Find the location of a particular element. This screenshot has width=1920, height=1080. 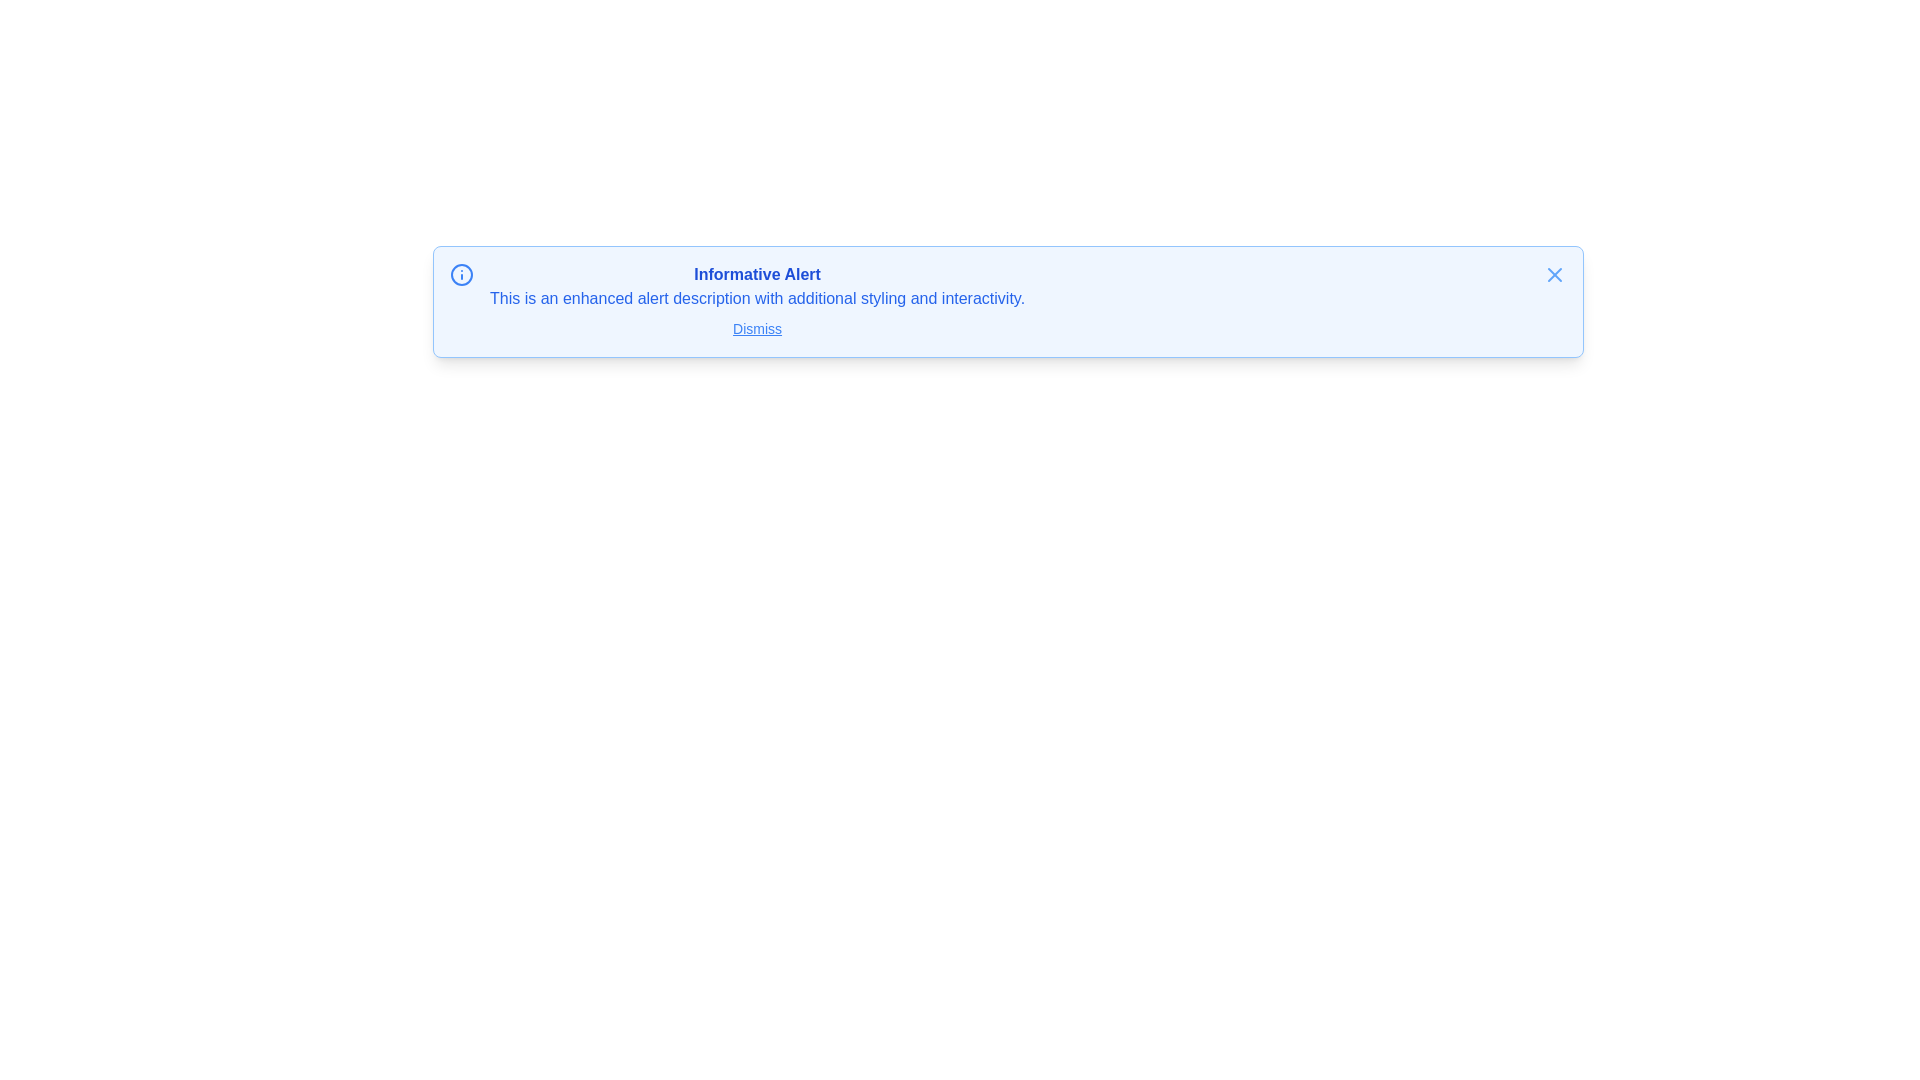

text label providing additional context for the corresponding alert, positioned below the 'Informative Alert' title and above the 'Dismiss' button is located at coordinates (756, 299).